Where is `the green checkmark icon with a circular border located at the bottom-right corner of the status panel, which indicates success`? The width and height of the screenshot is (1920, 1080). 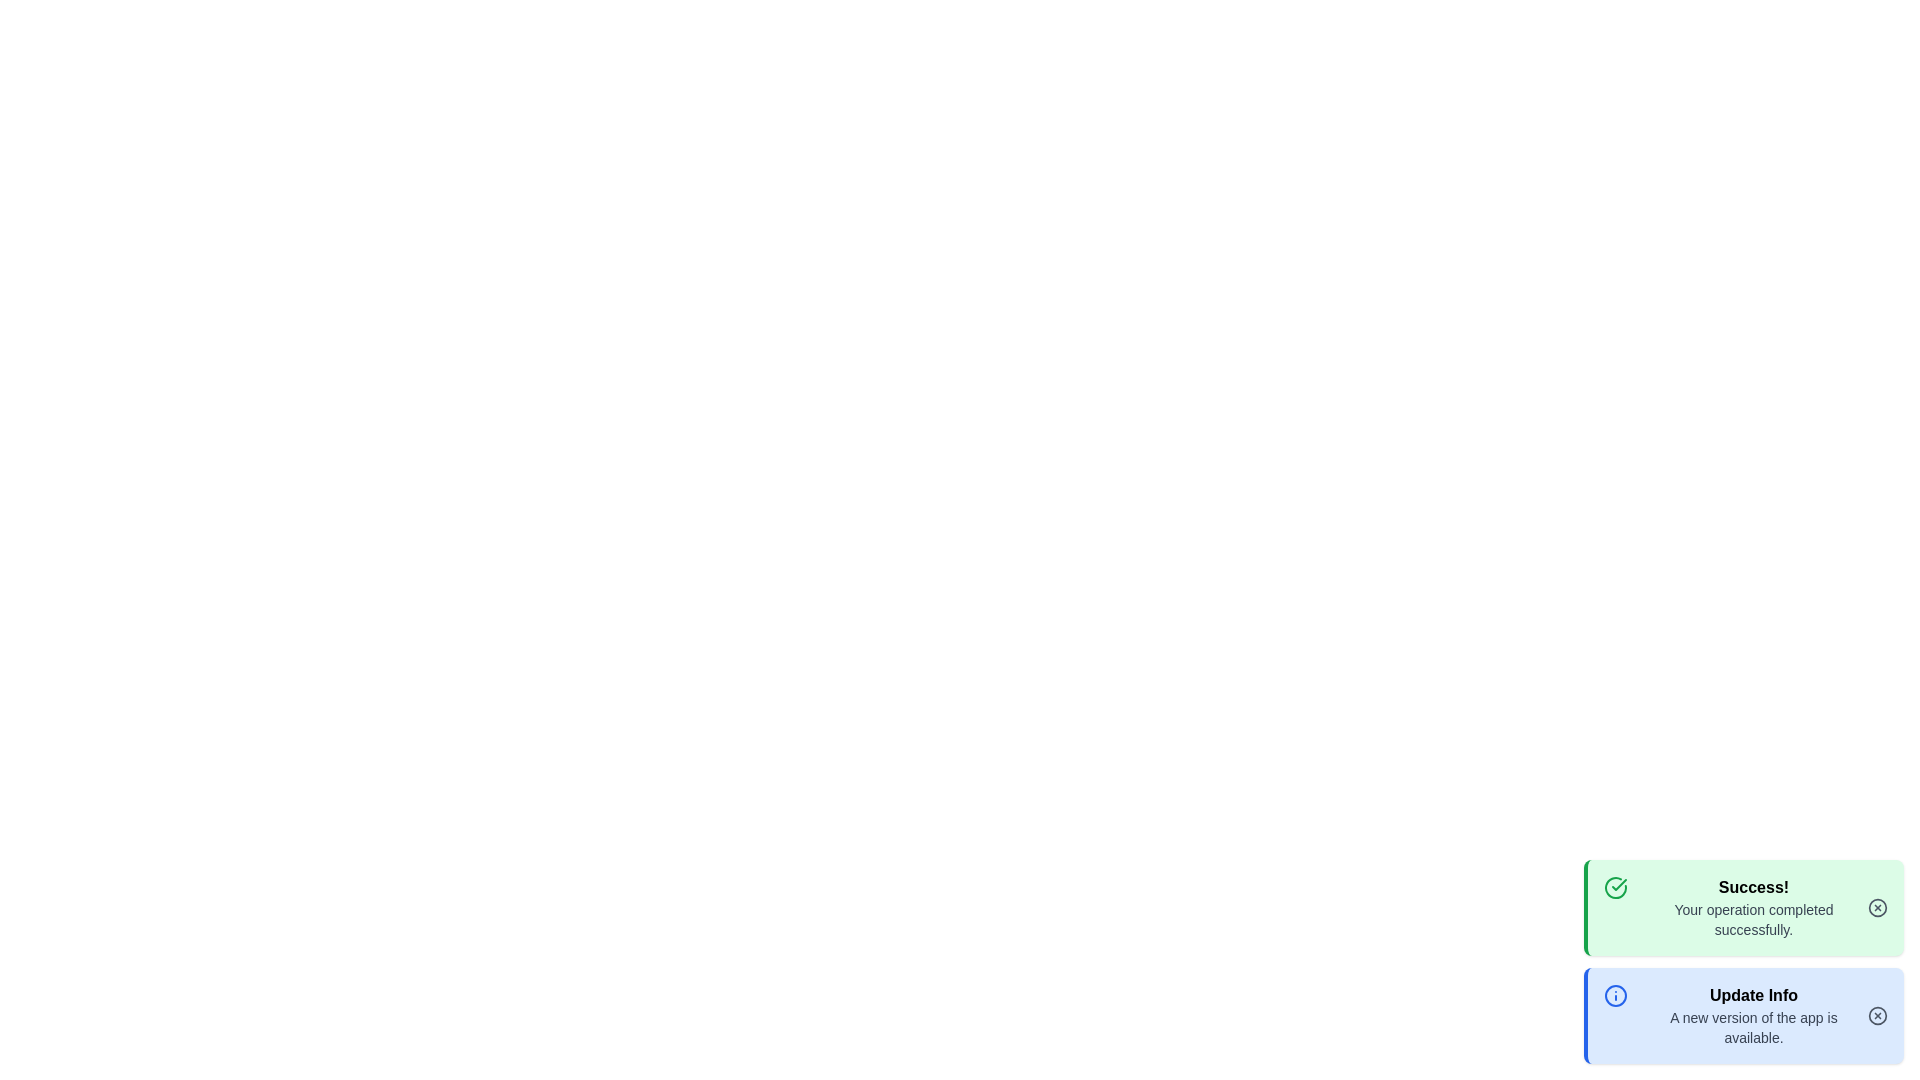 the green checkmark icon with a circular border located at the bottom-right corner of the status panel, which indicates success is located at coordinates (1616, 886).